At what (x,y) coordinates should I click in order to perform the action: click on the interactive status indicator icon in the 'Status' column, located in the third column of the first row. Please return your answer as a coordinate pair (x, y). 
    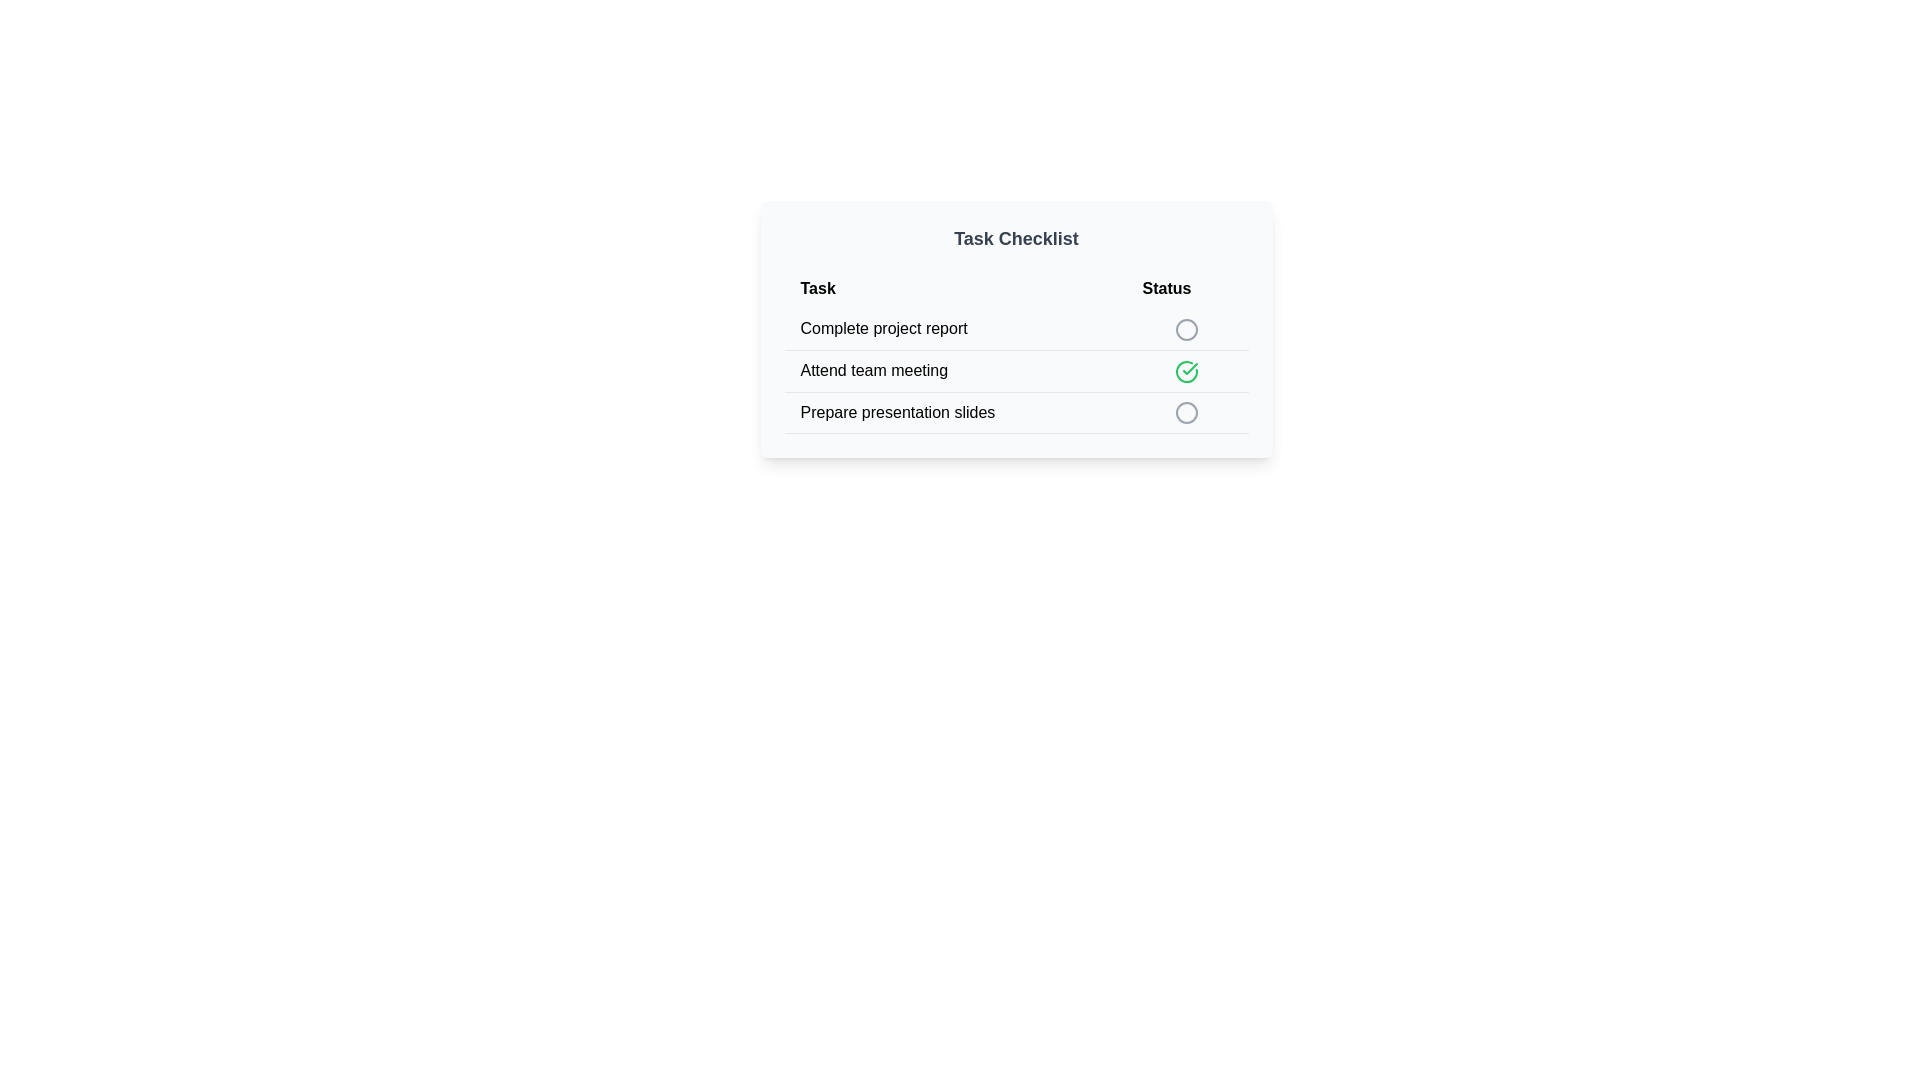
    Looking at the image, I should click on (1187, 328).